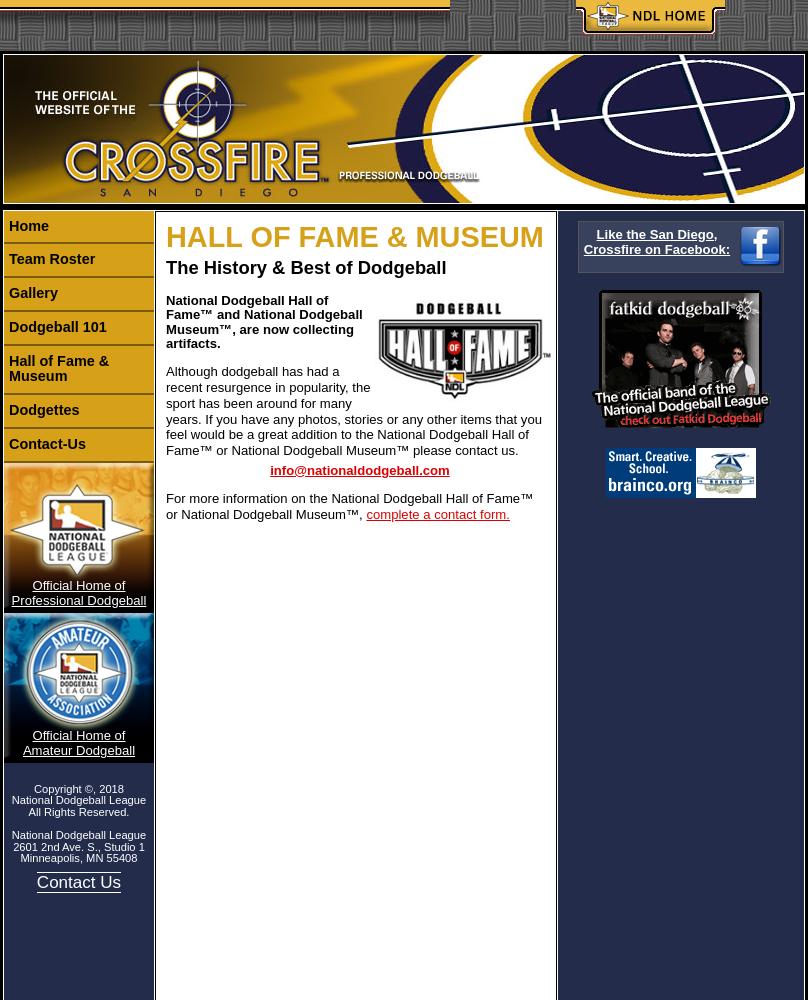  Describe the element at coordinates (304, 267) in the screenshot. I see `'The History & Best of Dodgeball'` at that location.